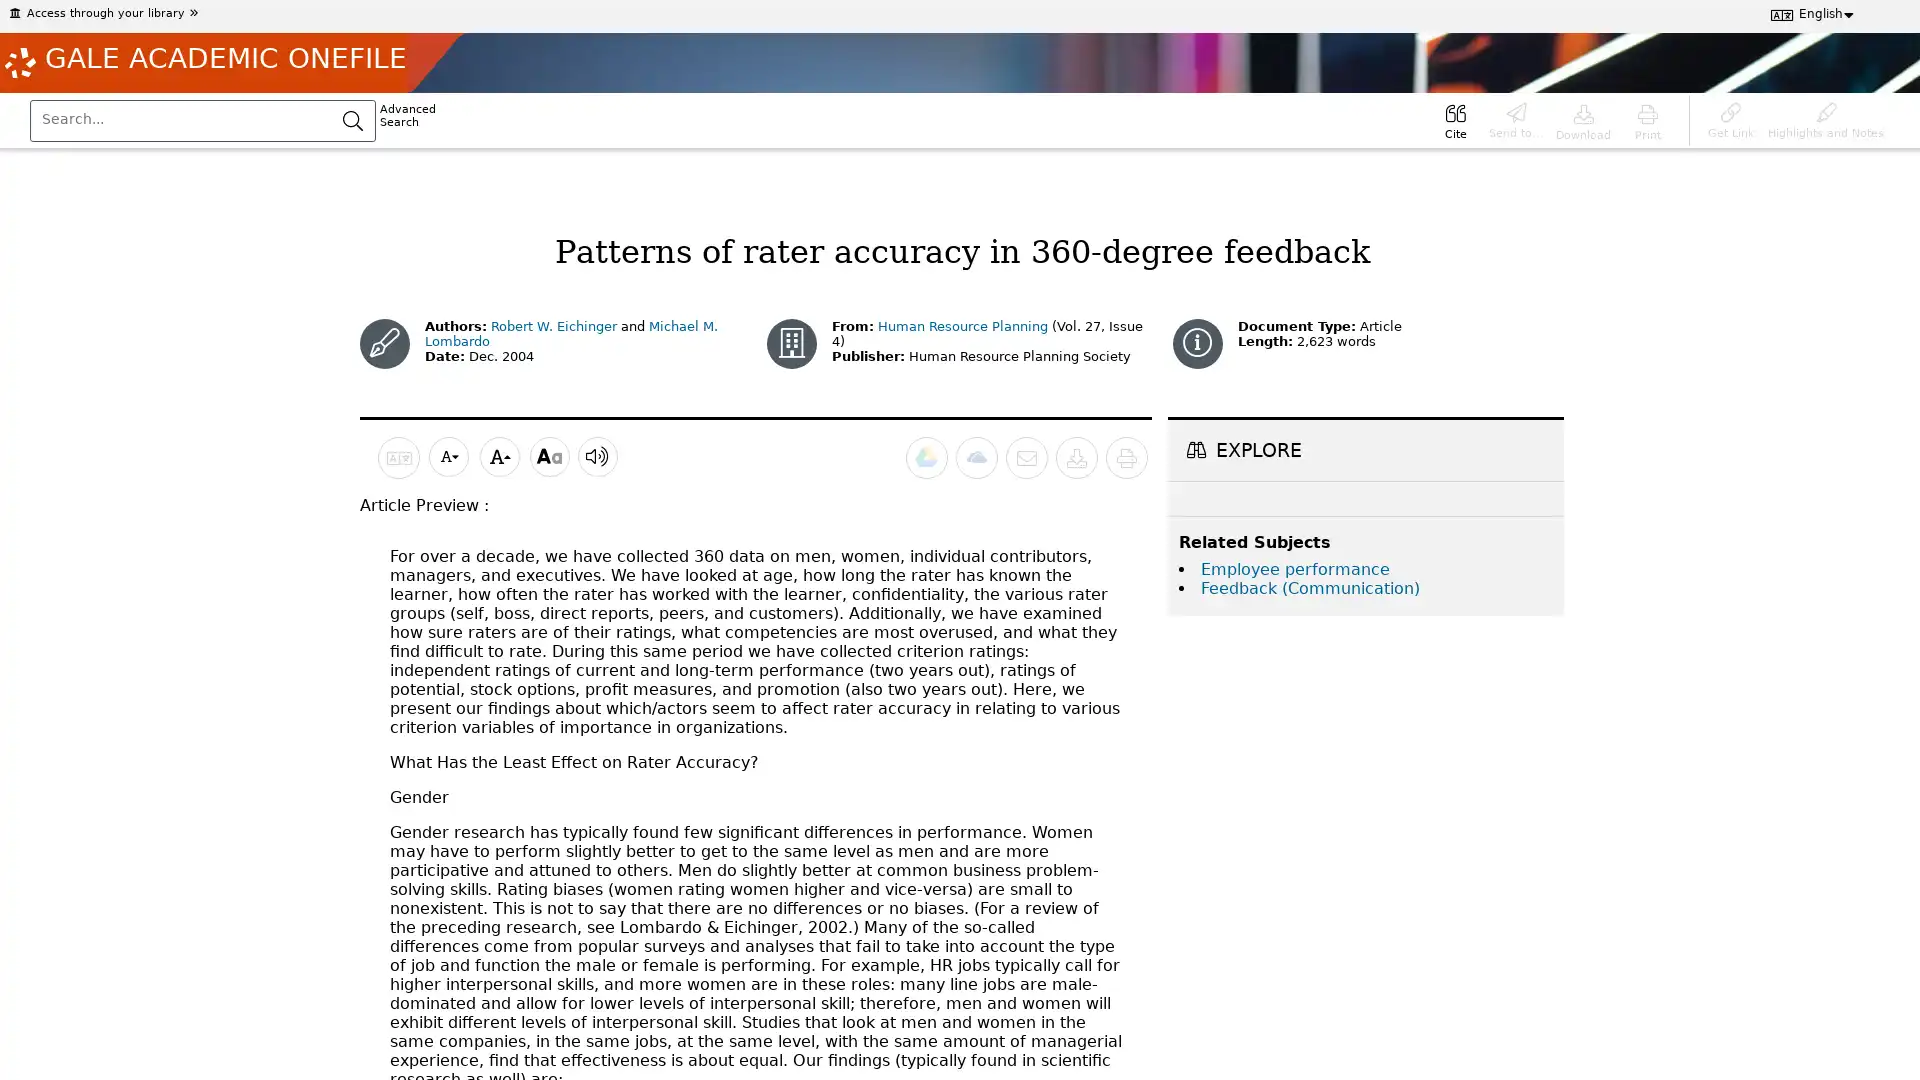 This screenshot has height=1080, width=1920. What do you see at coordinates (548, 456) in the screenshot?
I see `Display options` at bounding box center [548, 456].